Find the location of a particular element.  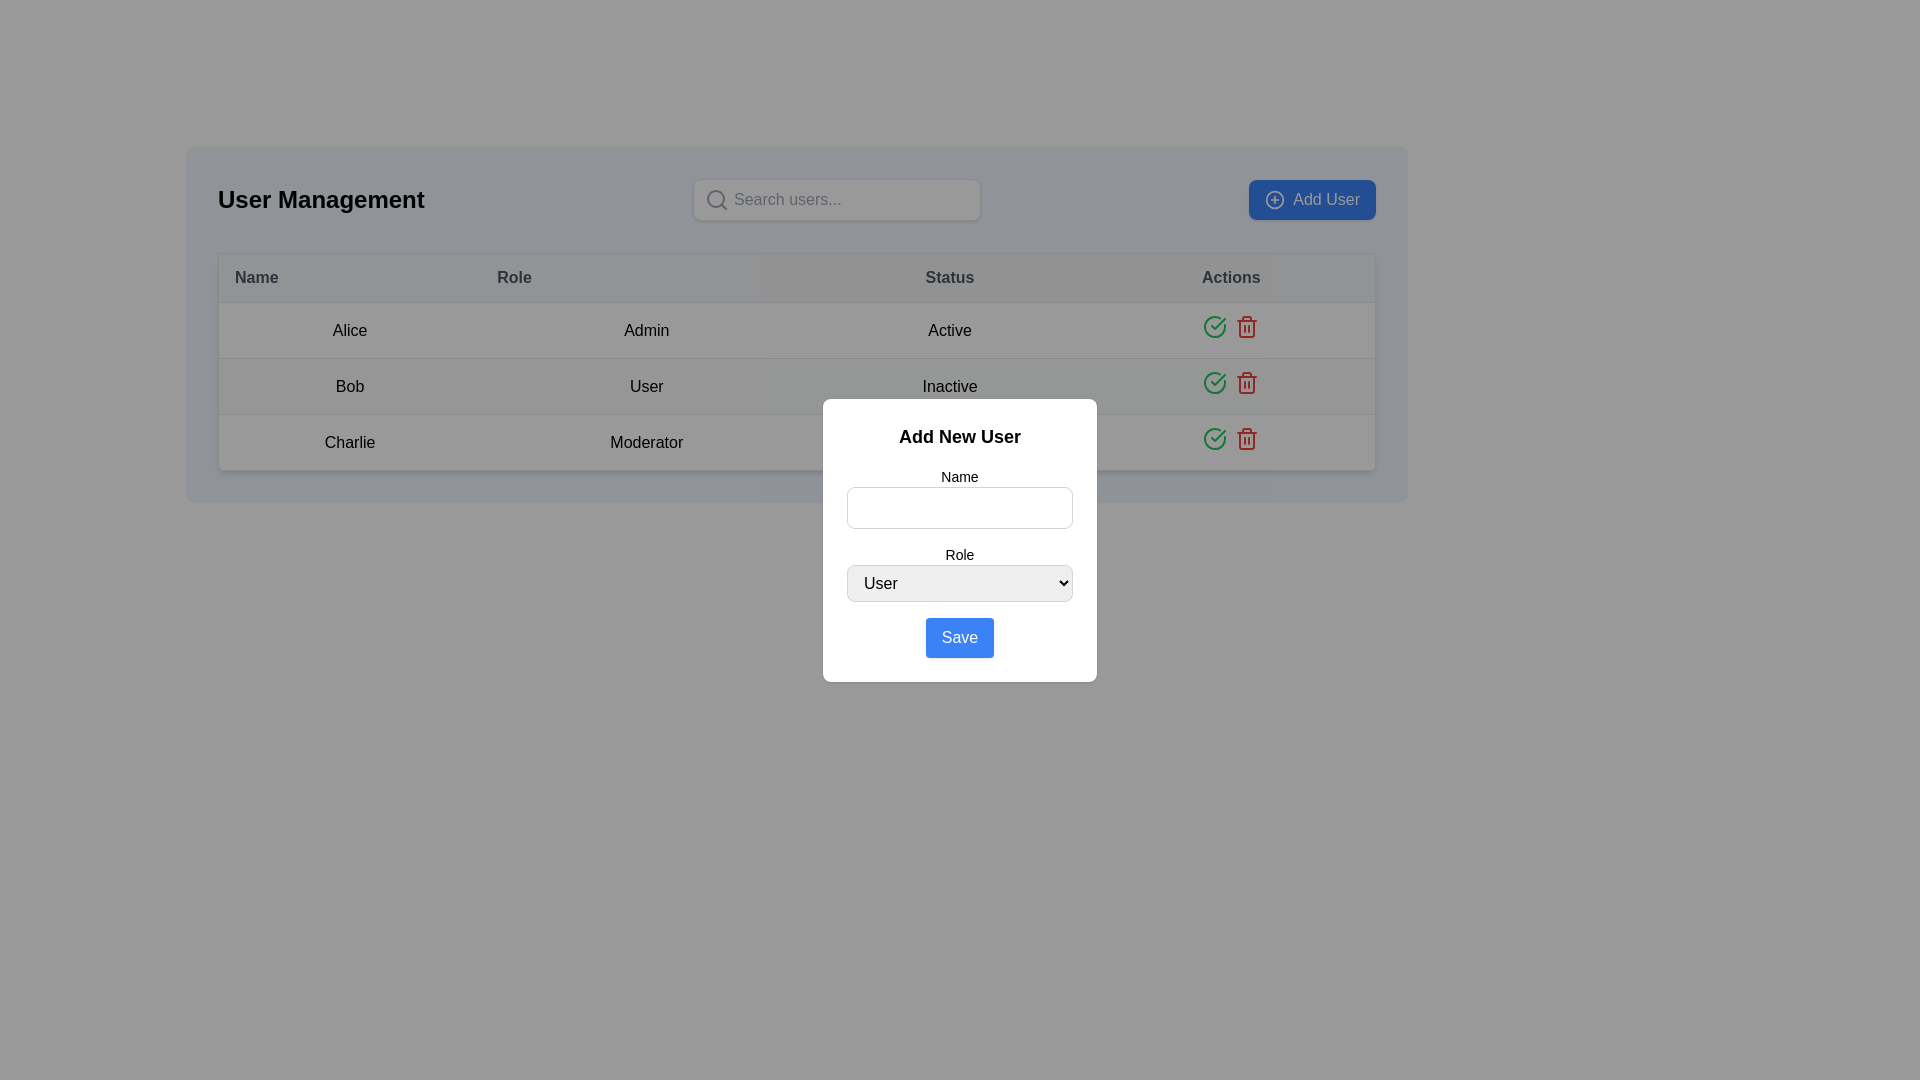

the decorative circle within the 'Add User' button, which is a circular icon featuring a '+' symbol is located at coordinates (1274, 200).